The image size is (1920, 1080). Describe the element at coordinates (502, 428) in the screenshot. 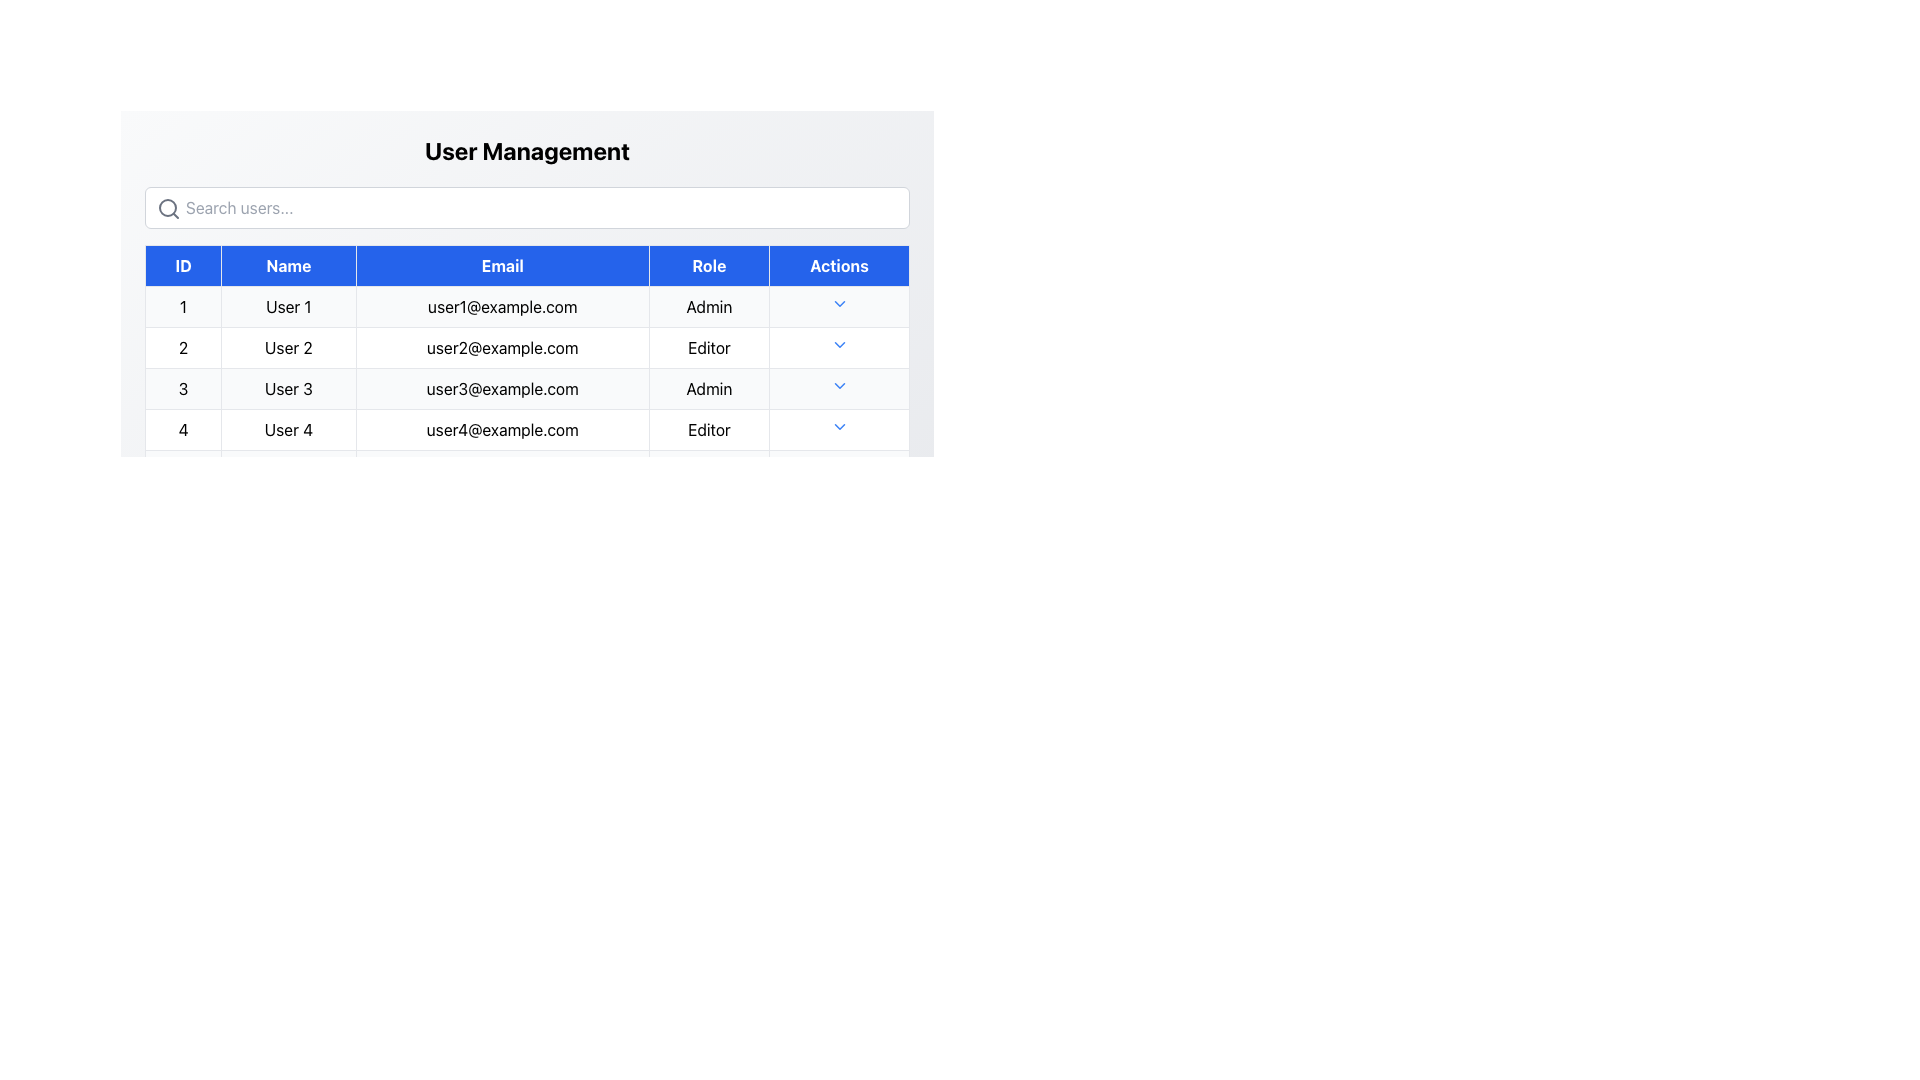

I see `the email address displayed in the third cell of the fourth row of the table` at that location.